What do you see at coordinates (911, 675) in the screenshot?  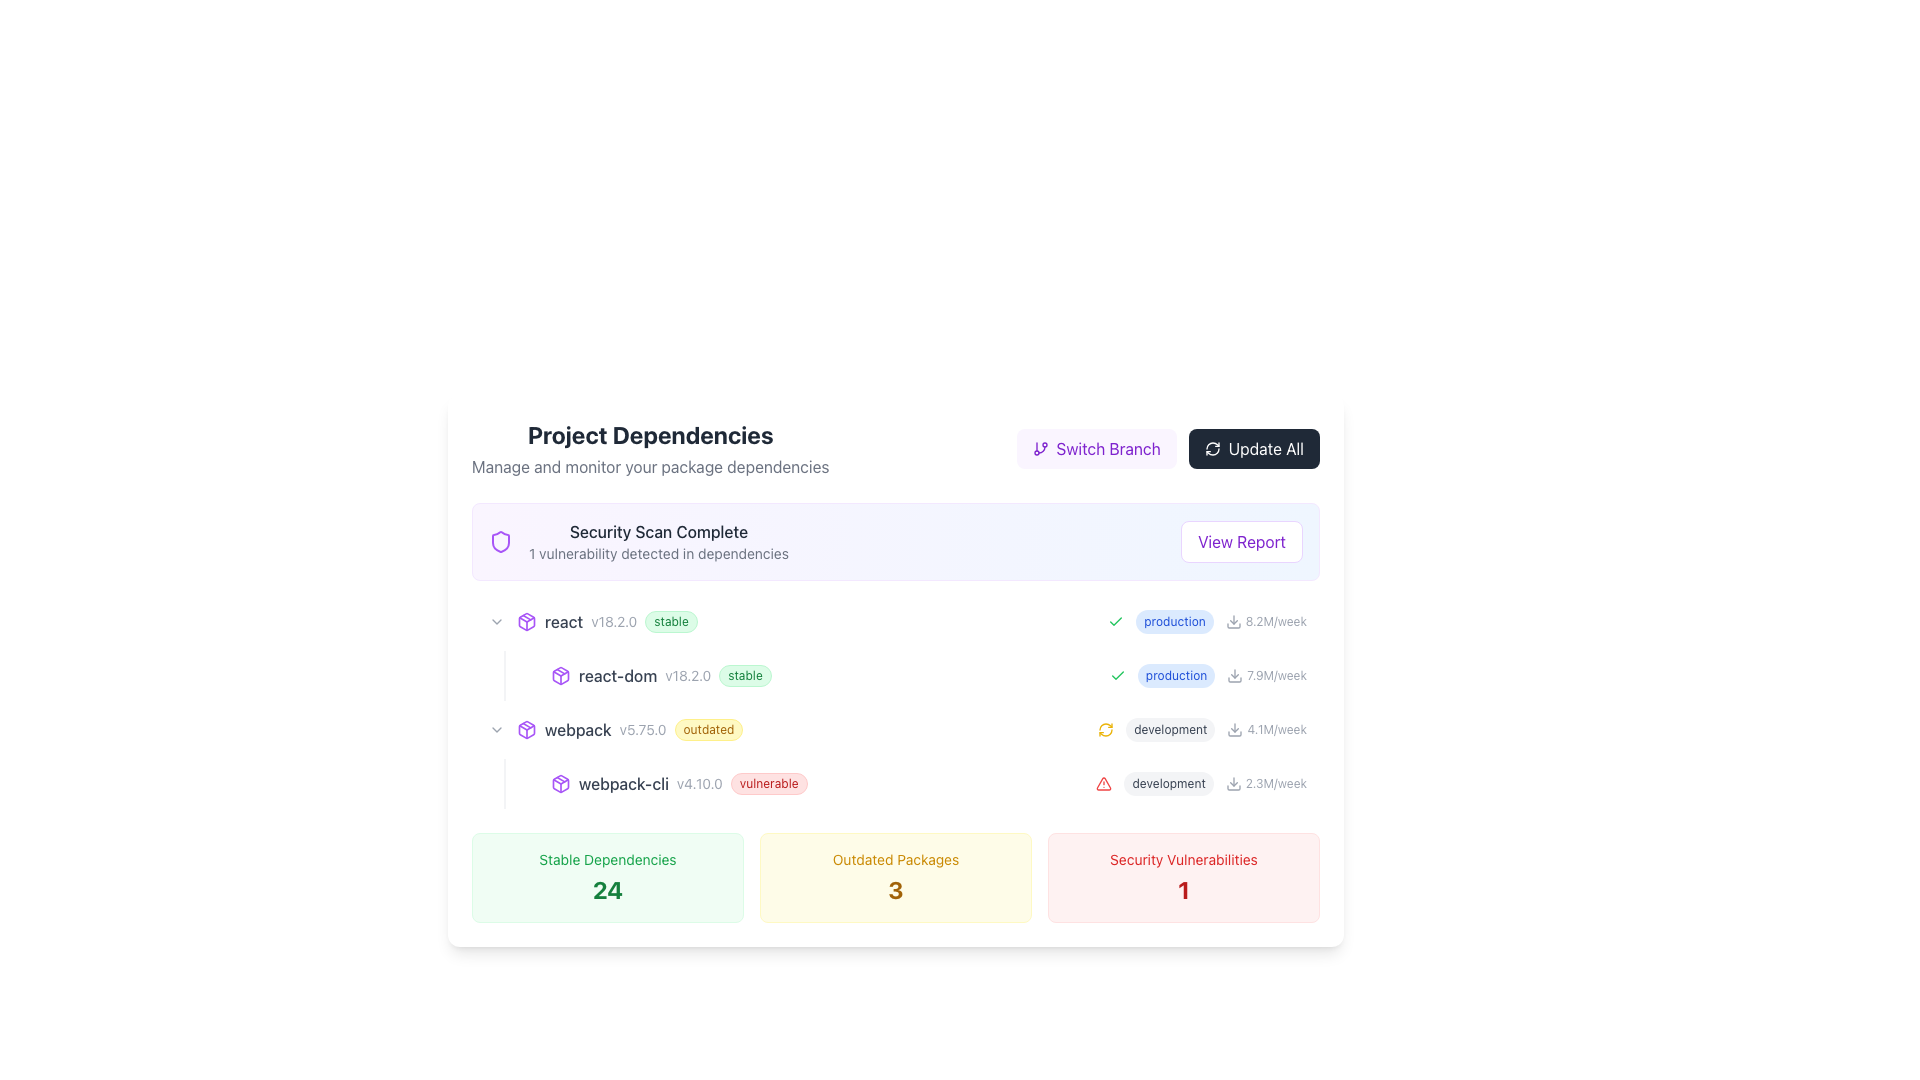 I see `details of the software dependency 'react-dom', which is the second item in the list of software dependencies, located below 'react' and above 'webpack'` at bounding box center [911, 675].